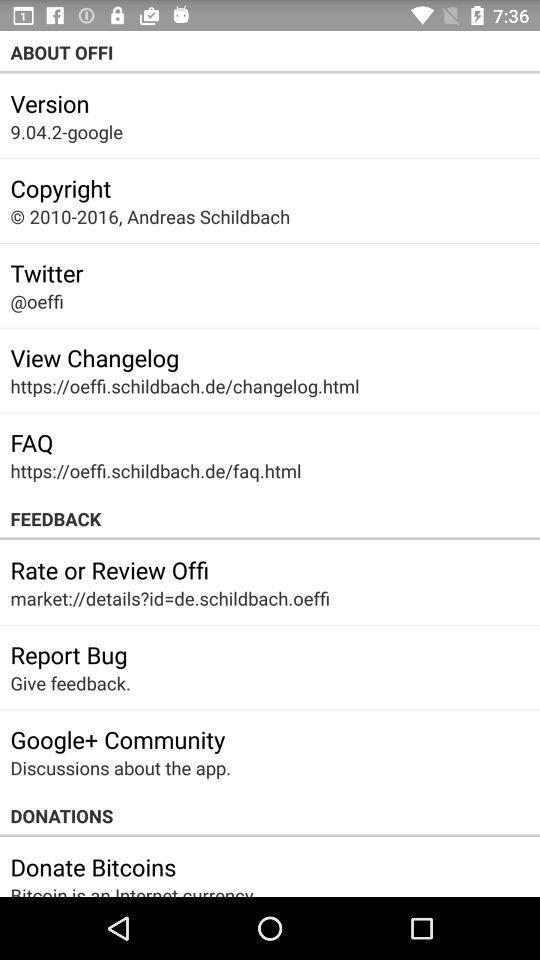  Describe the element at coordinates (66, 131) in the screenshot. I see `item above the copyright app` at that location.